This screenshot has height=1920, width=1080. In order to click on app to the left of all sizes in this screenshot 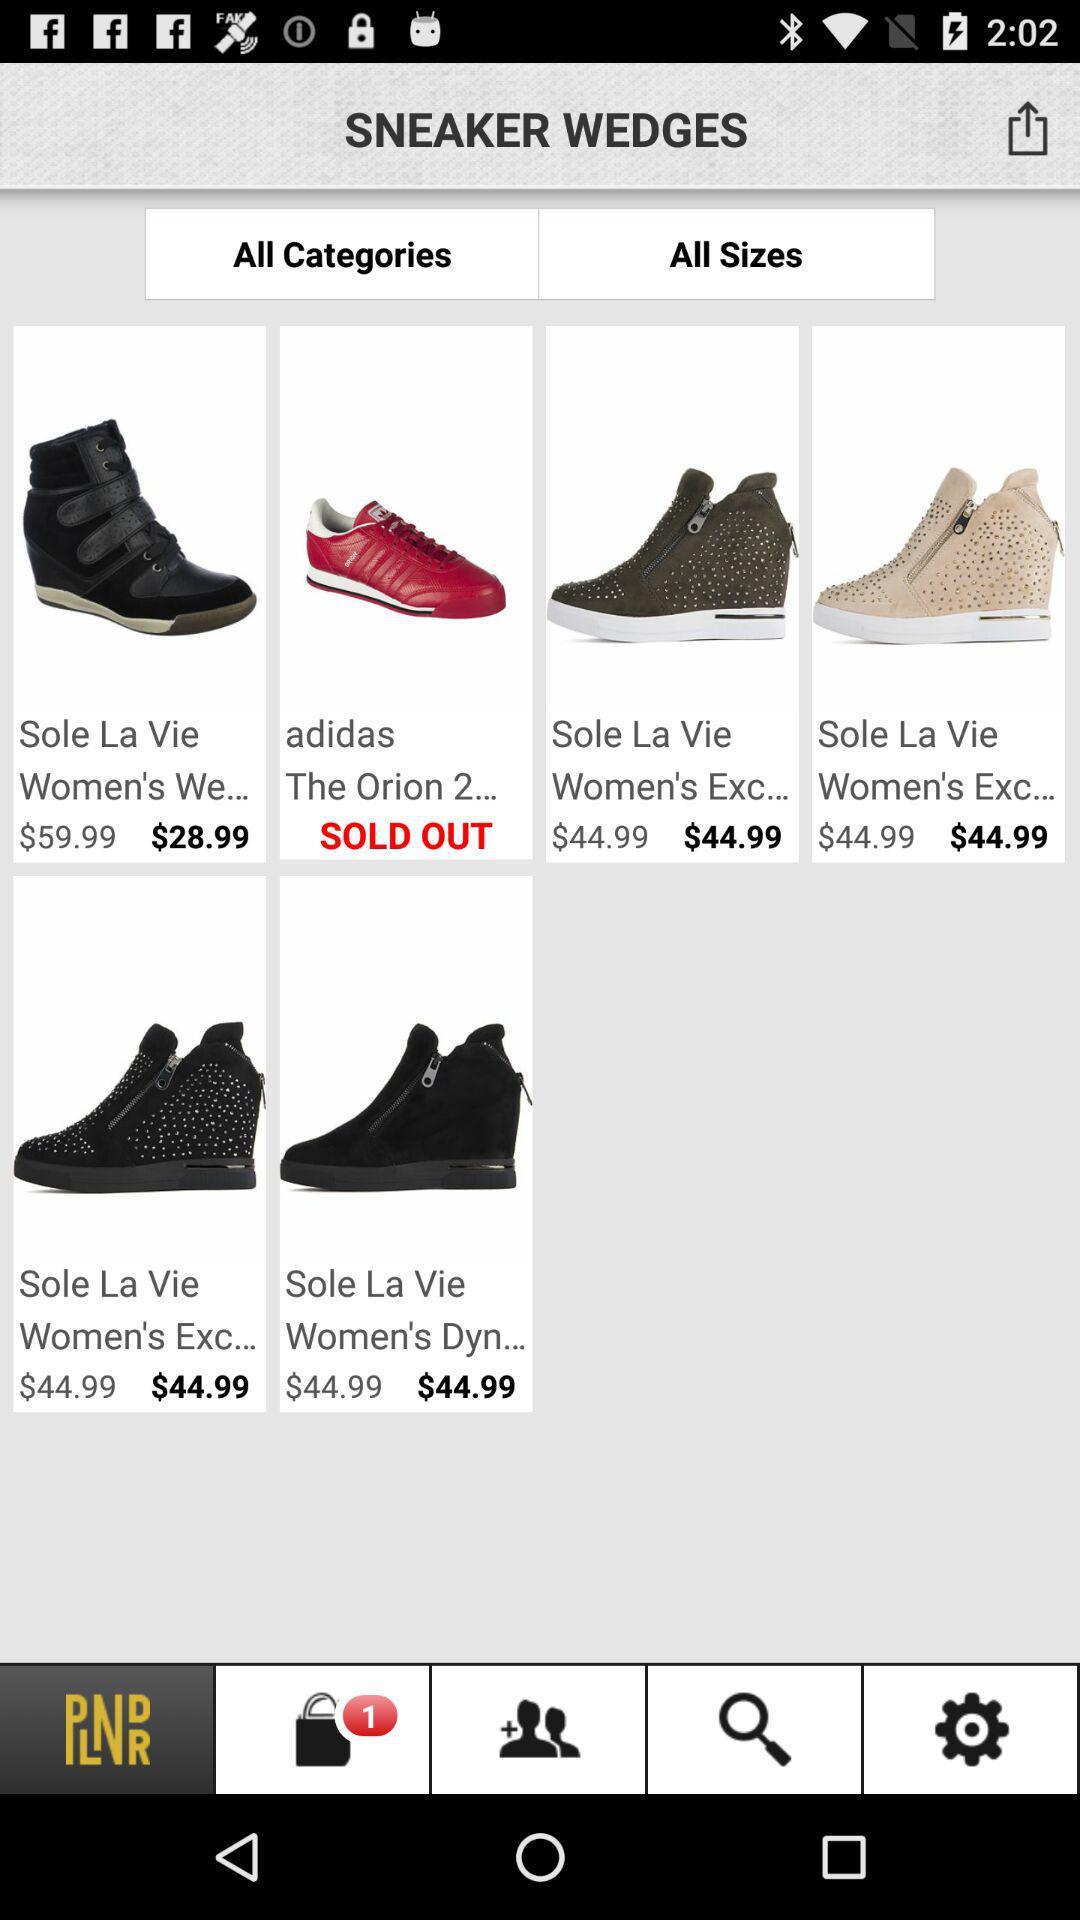, I will do `click(341, 252)`.